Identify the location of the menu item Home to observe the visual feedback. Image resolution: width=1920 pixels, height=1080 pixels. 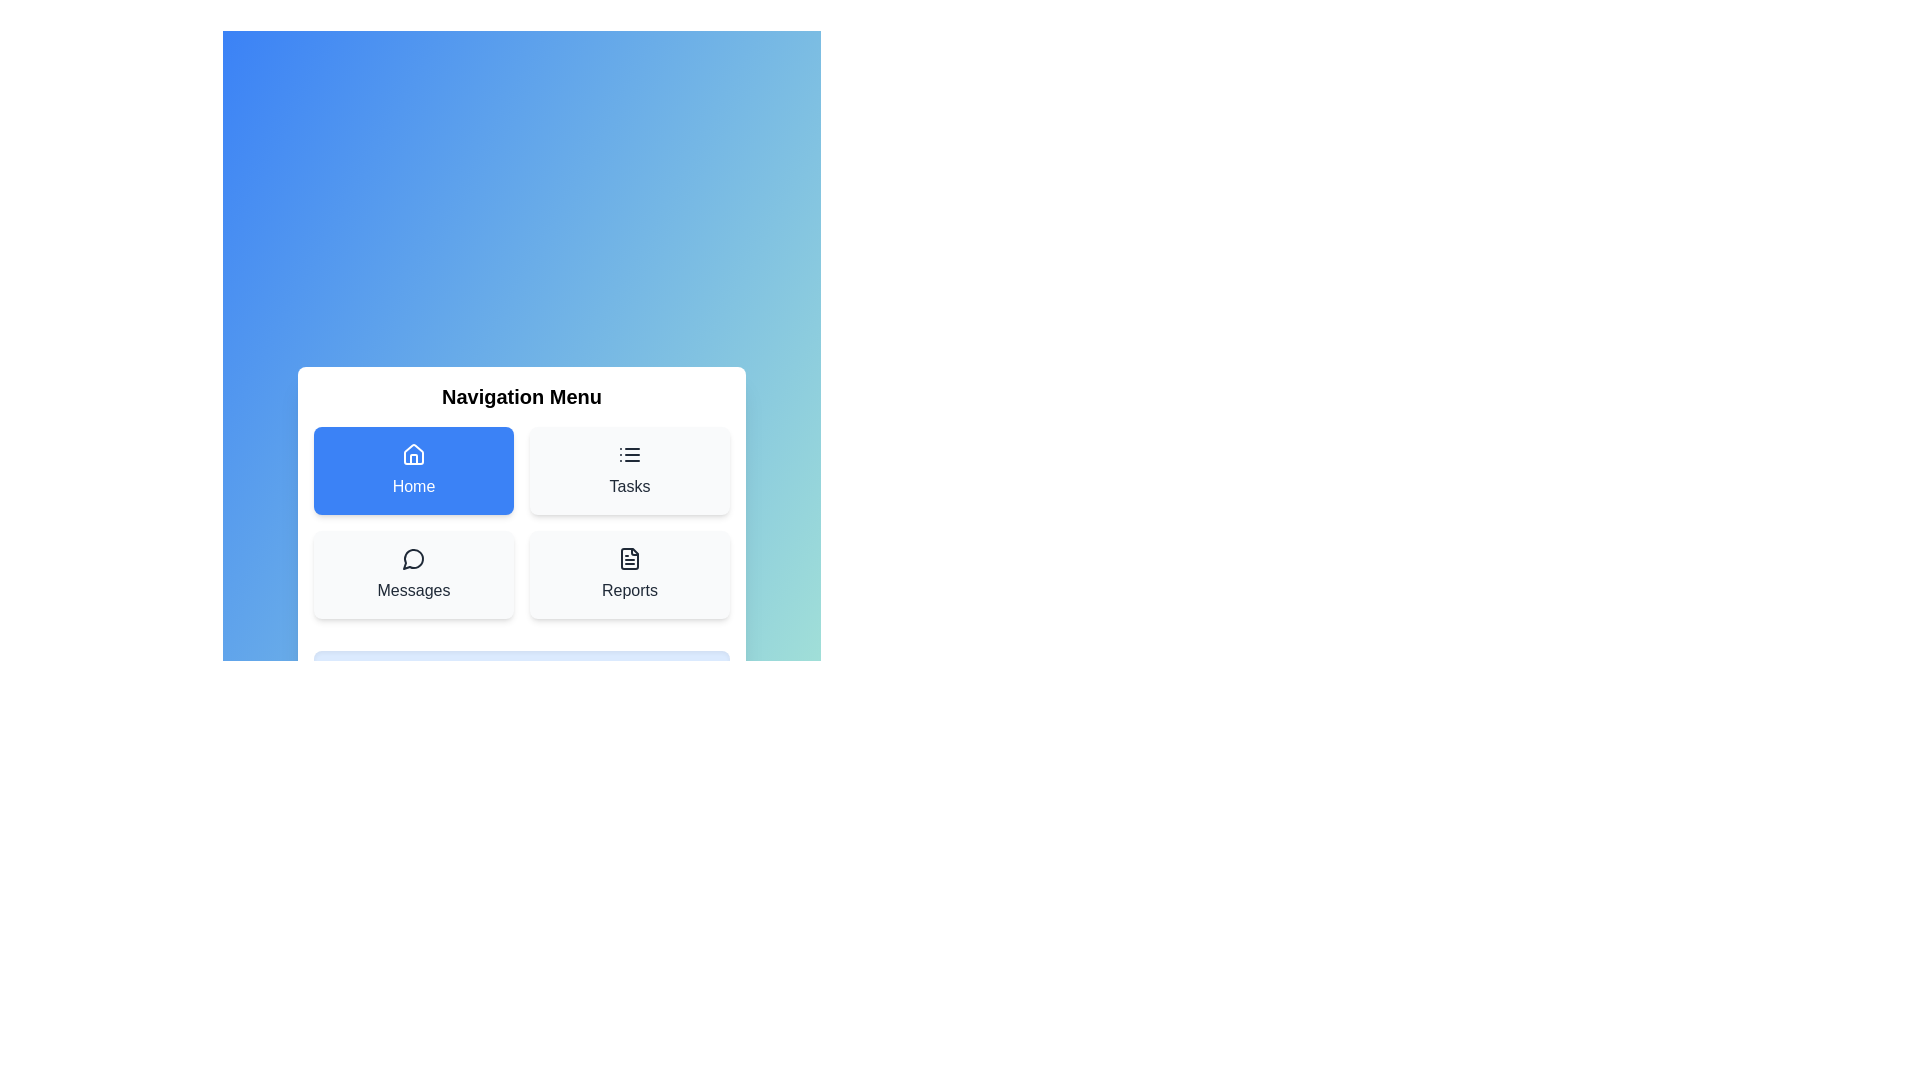
(412, 470).